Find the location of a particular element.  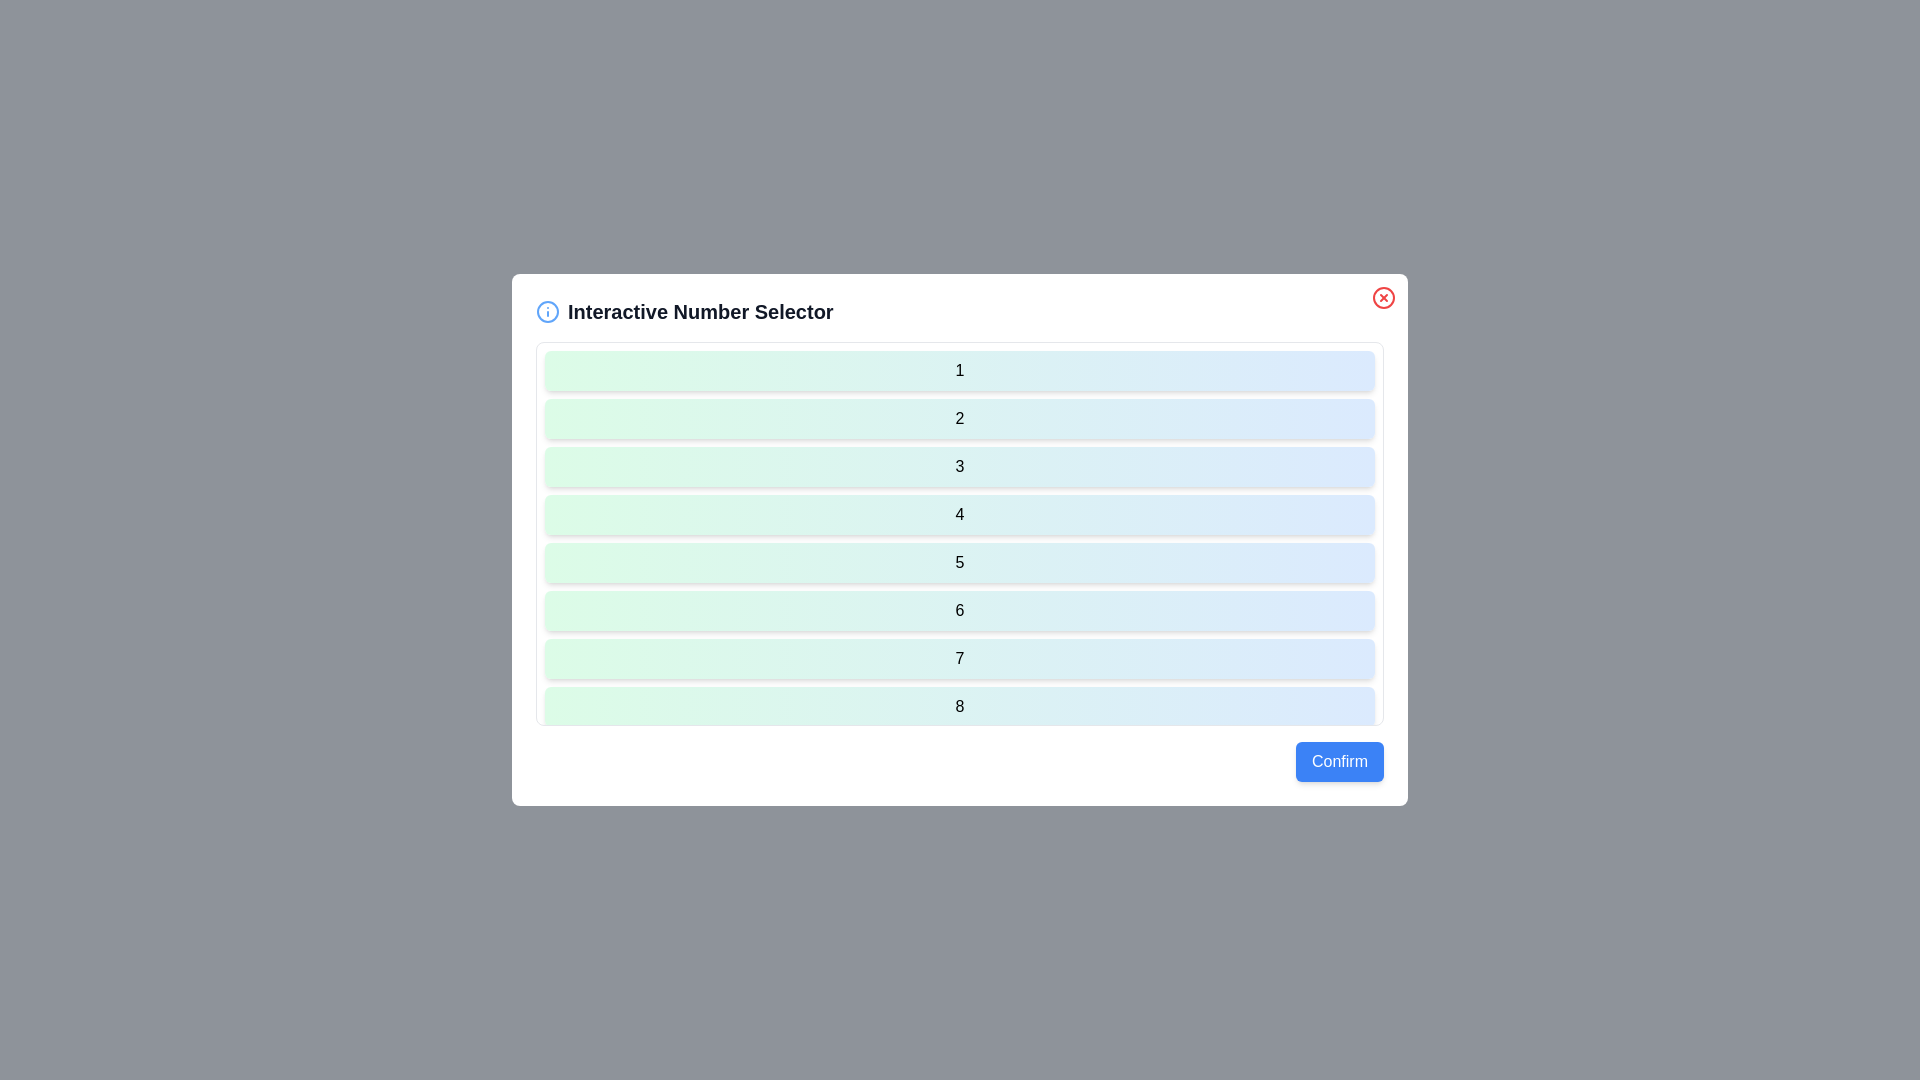

confirm button to confirm the selection is located at coordinates (1339, 762).